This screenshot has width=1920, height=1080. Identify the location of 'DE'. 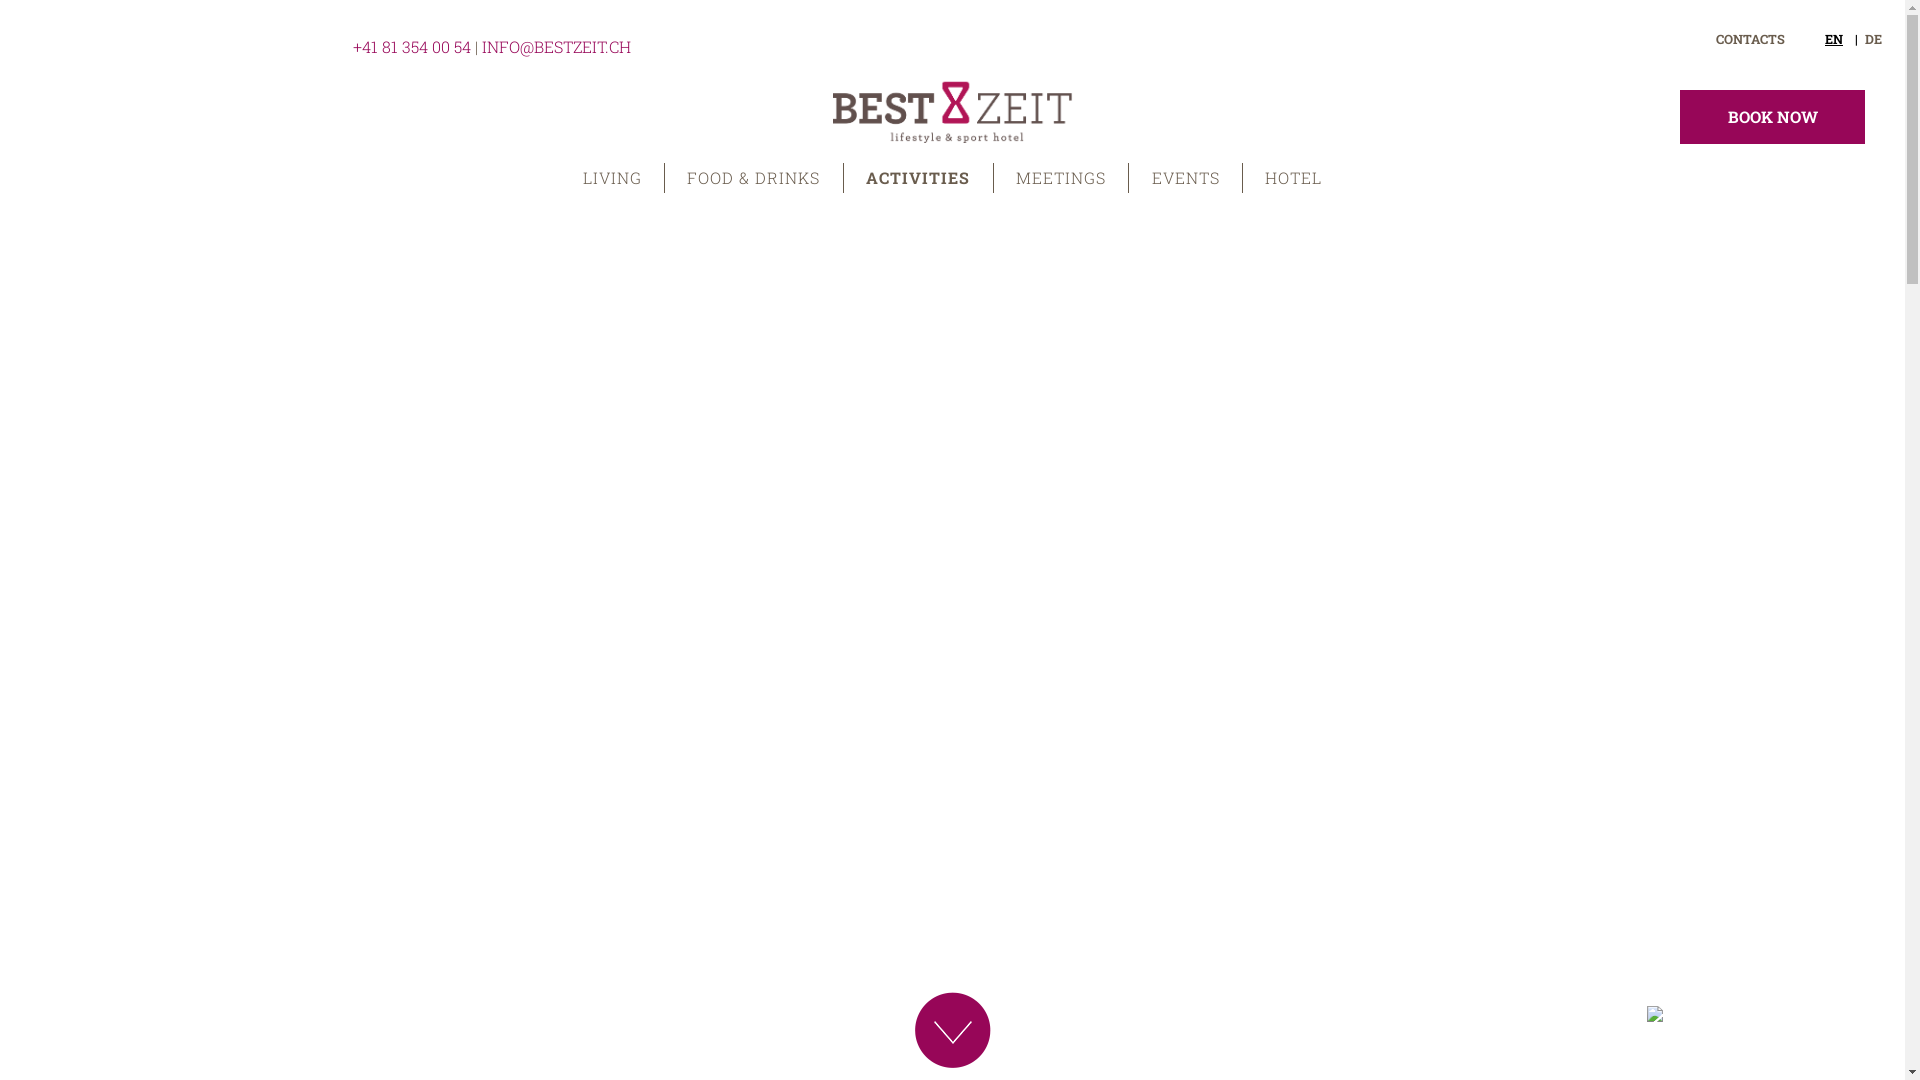
(1840, 38).